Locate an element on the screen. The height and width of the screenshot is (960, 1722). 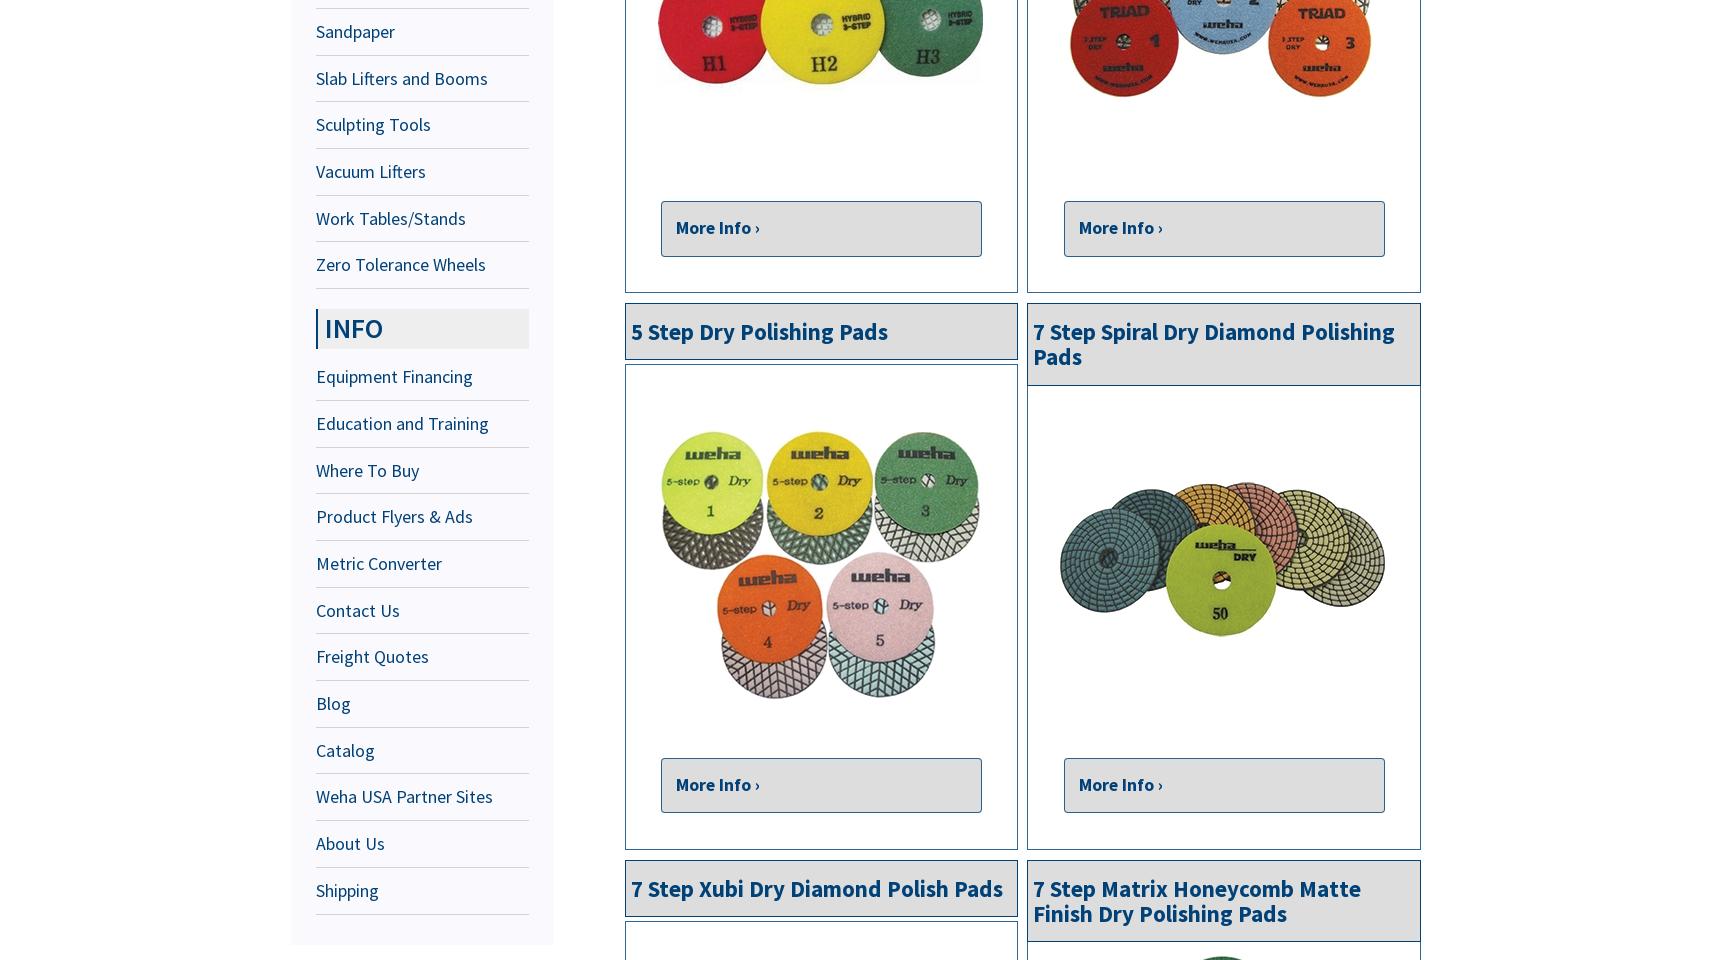
'Catalog' is located at coordinates (344, 748).